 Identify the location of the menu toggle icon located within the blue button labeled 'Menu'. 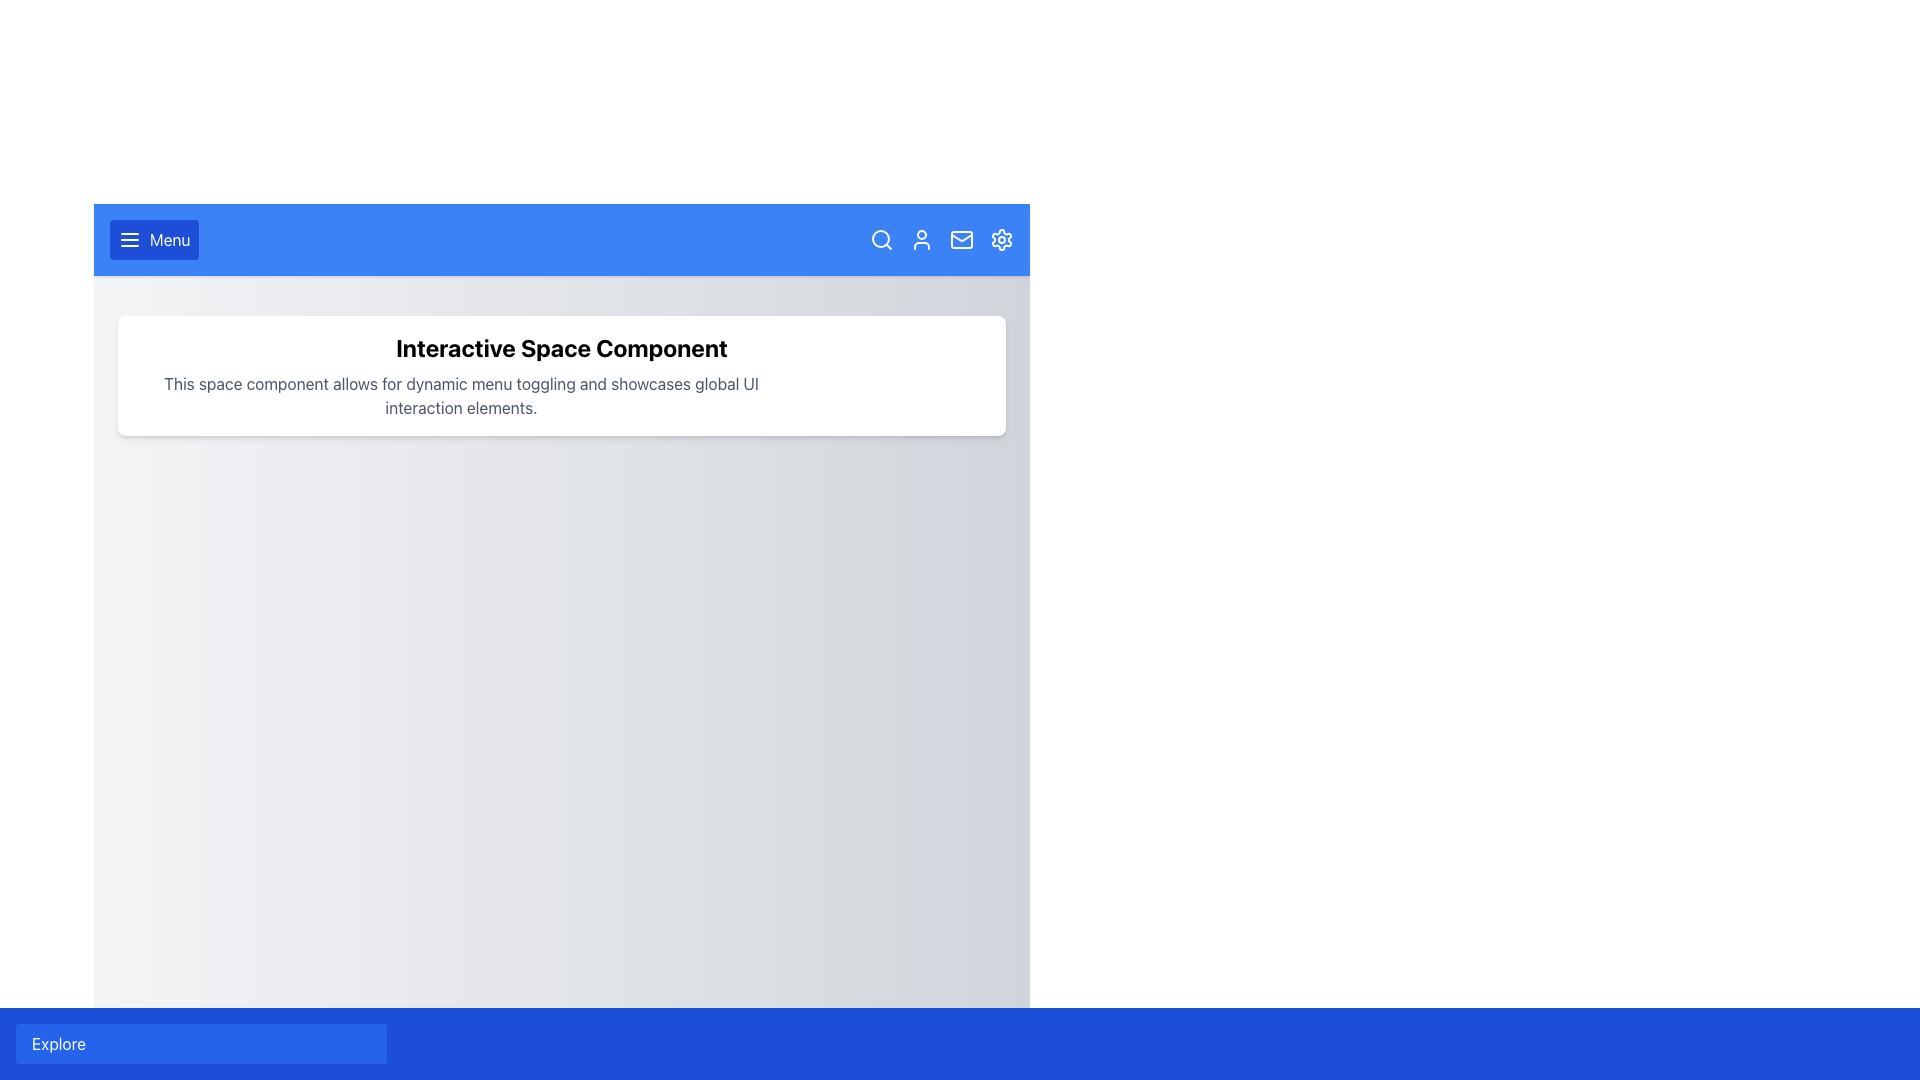
(128, 238).